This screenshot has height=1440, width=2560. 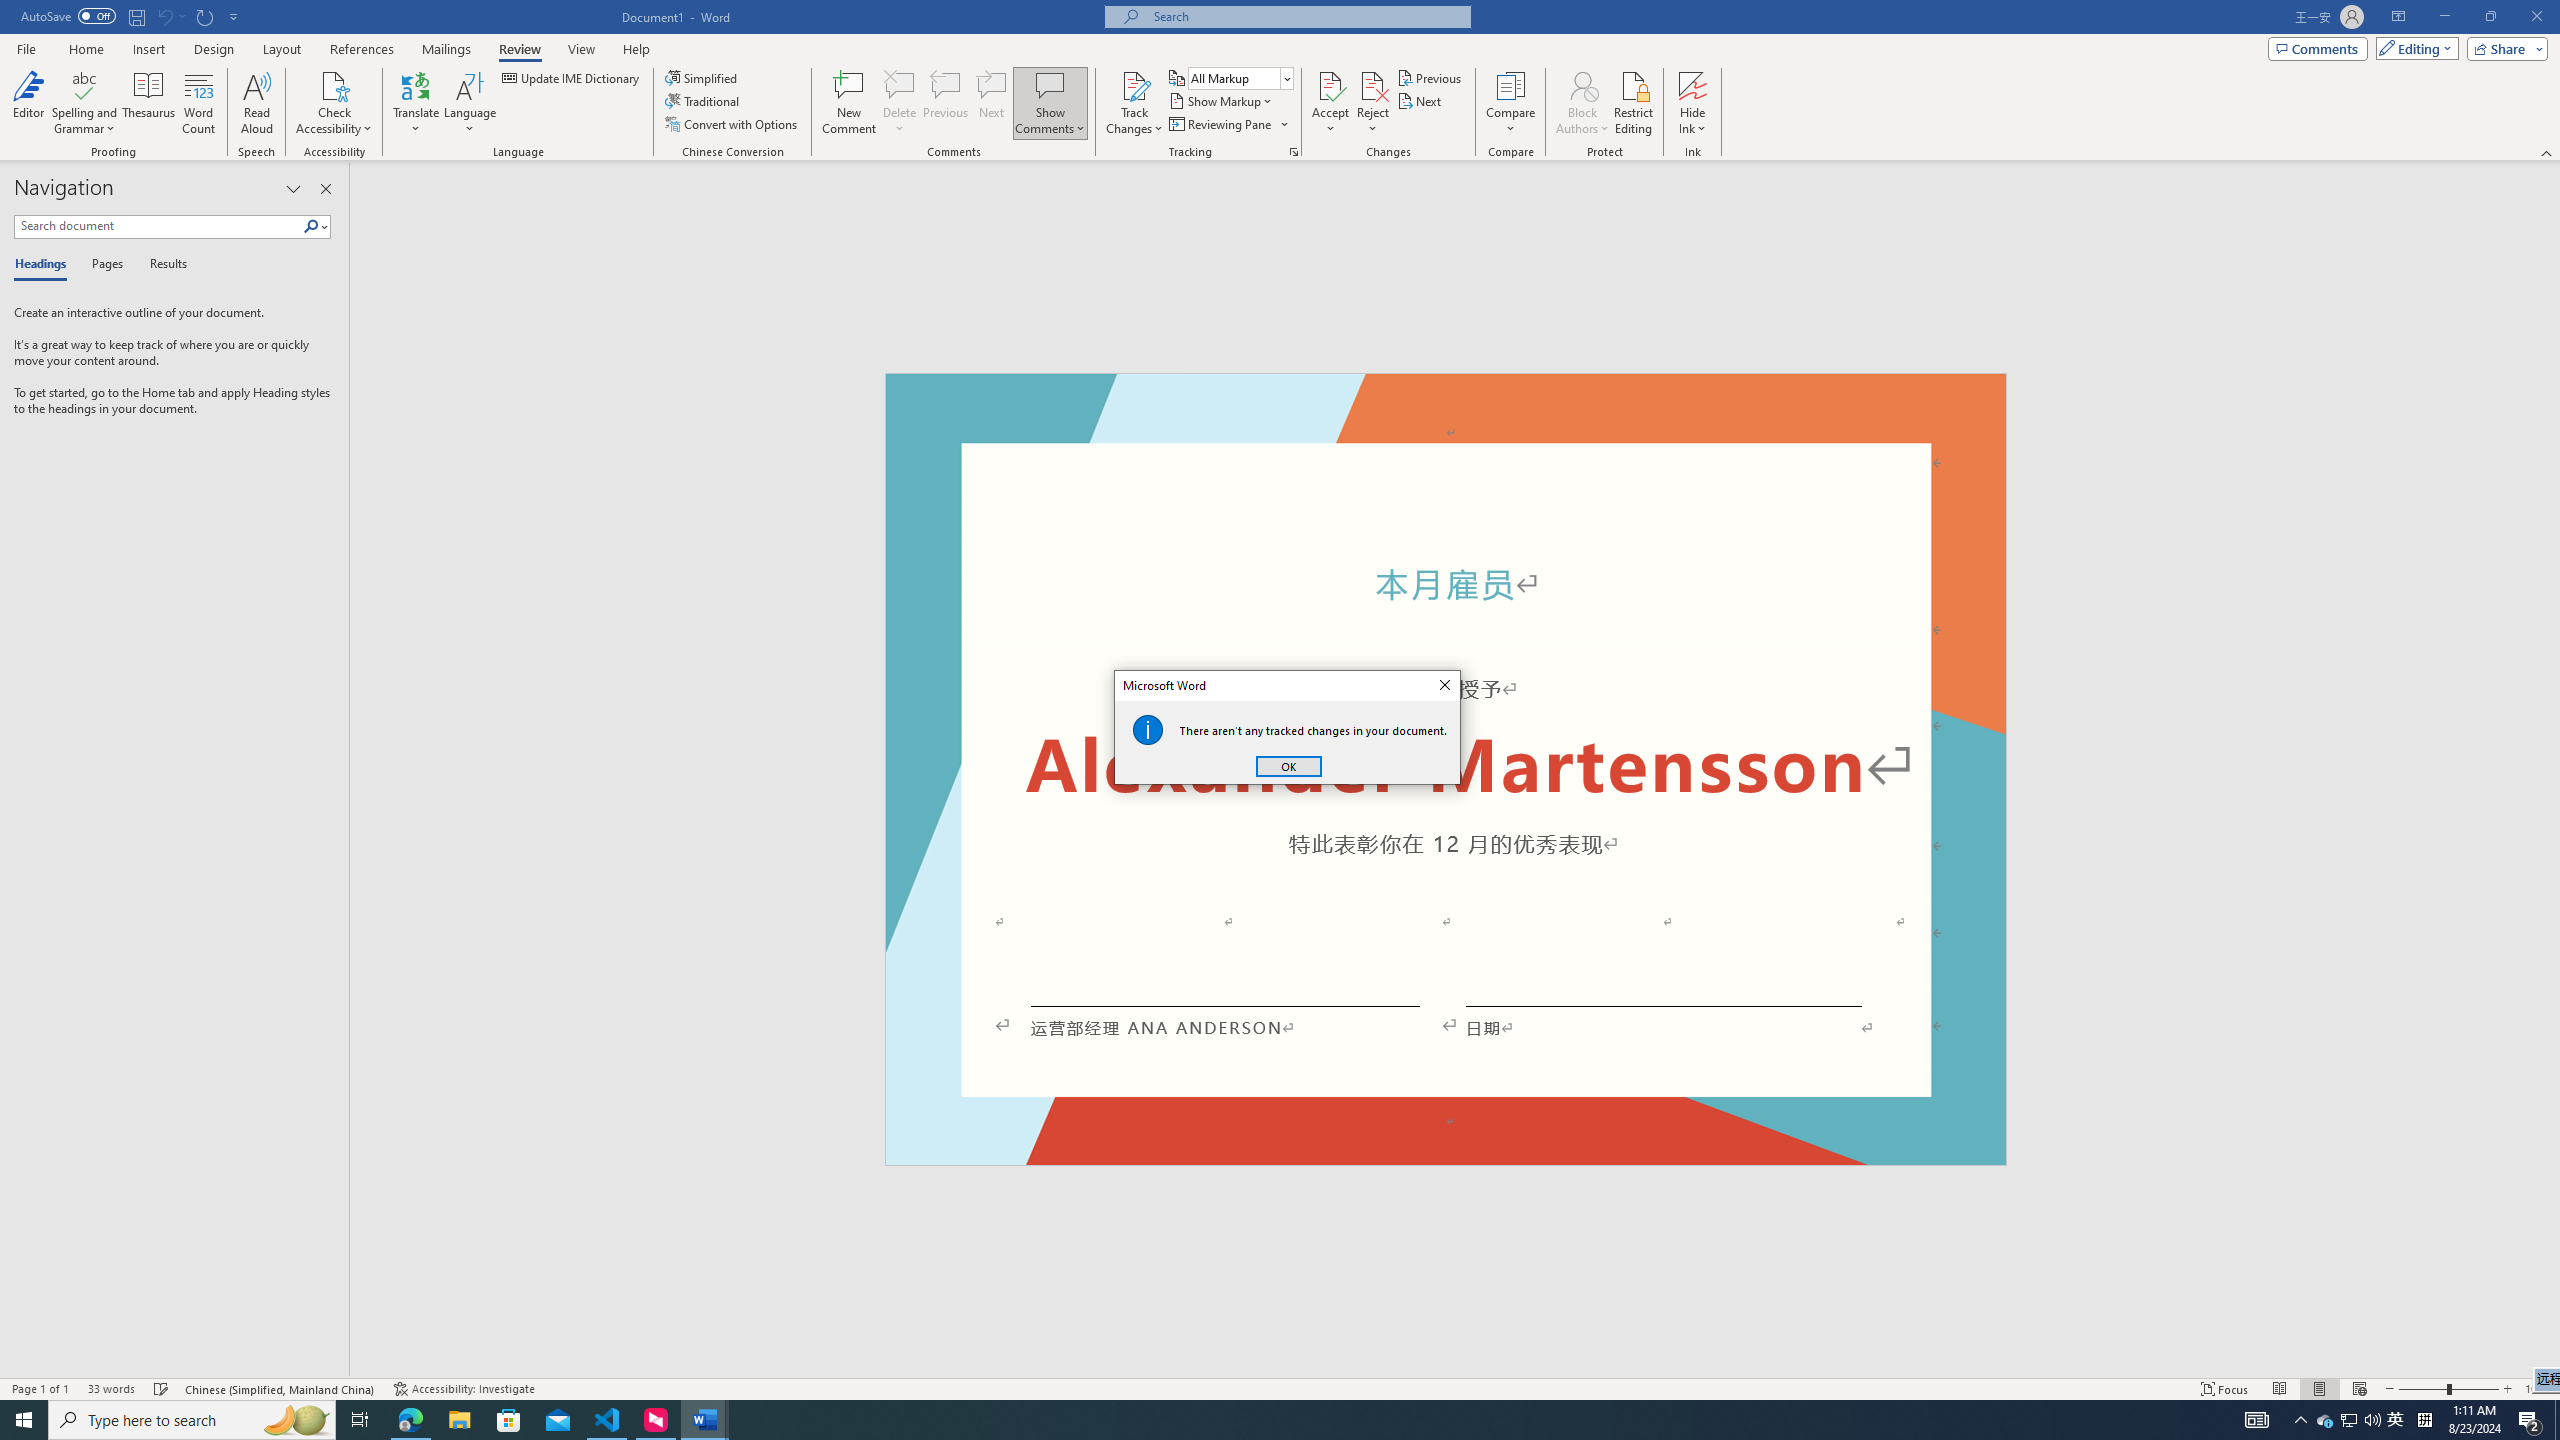 What do you see at coordinates (40, 1389) in the screenshot?
I see `'Page Number Page 1 of 1'` at bounding box center [40, 1389].